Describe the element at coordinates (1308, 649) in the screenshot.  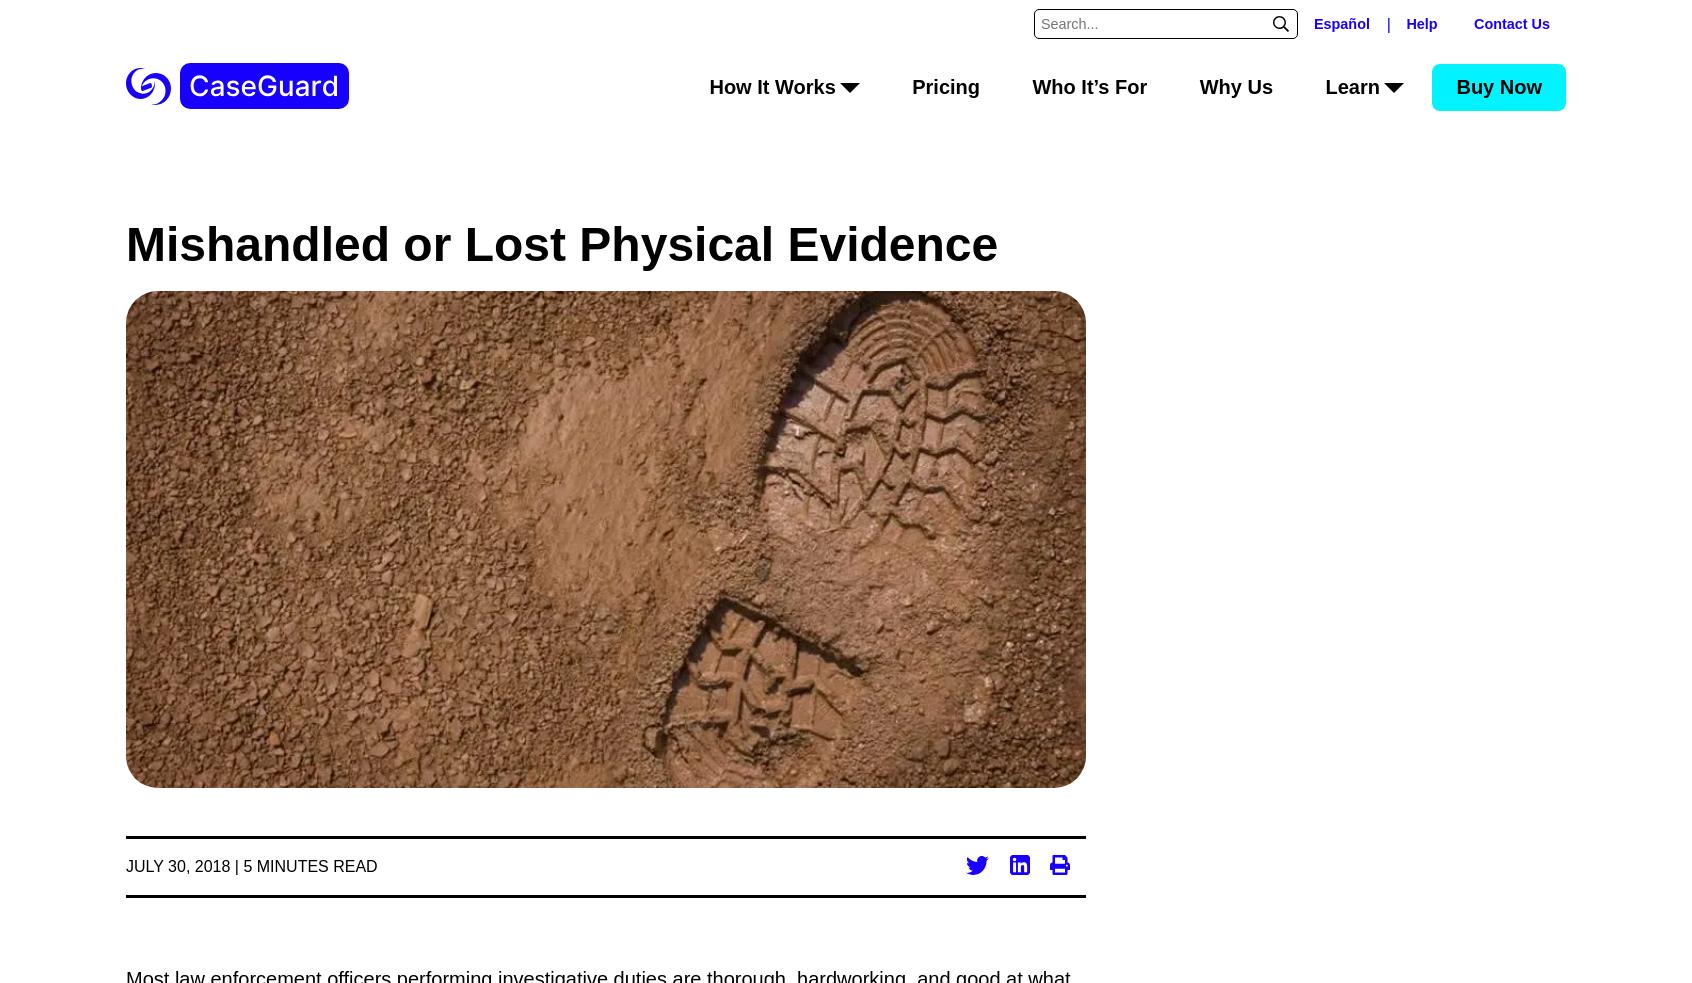
I see `'Documentation on how to install, set up and use CaseGuard’s products. A step-by-step instructions on how to use CaseGuard redaction.'` at that location.